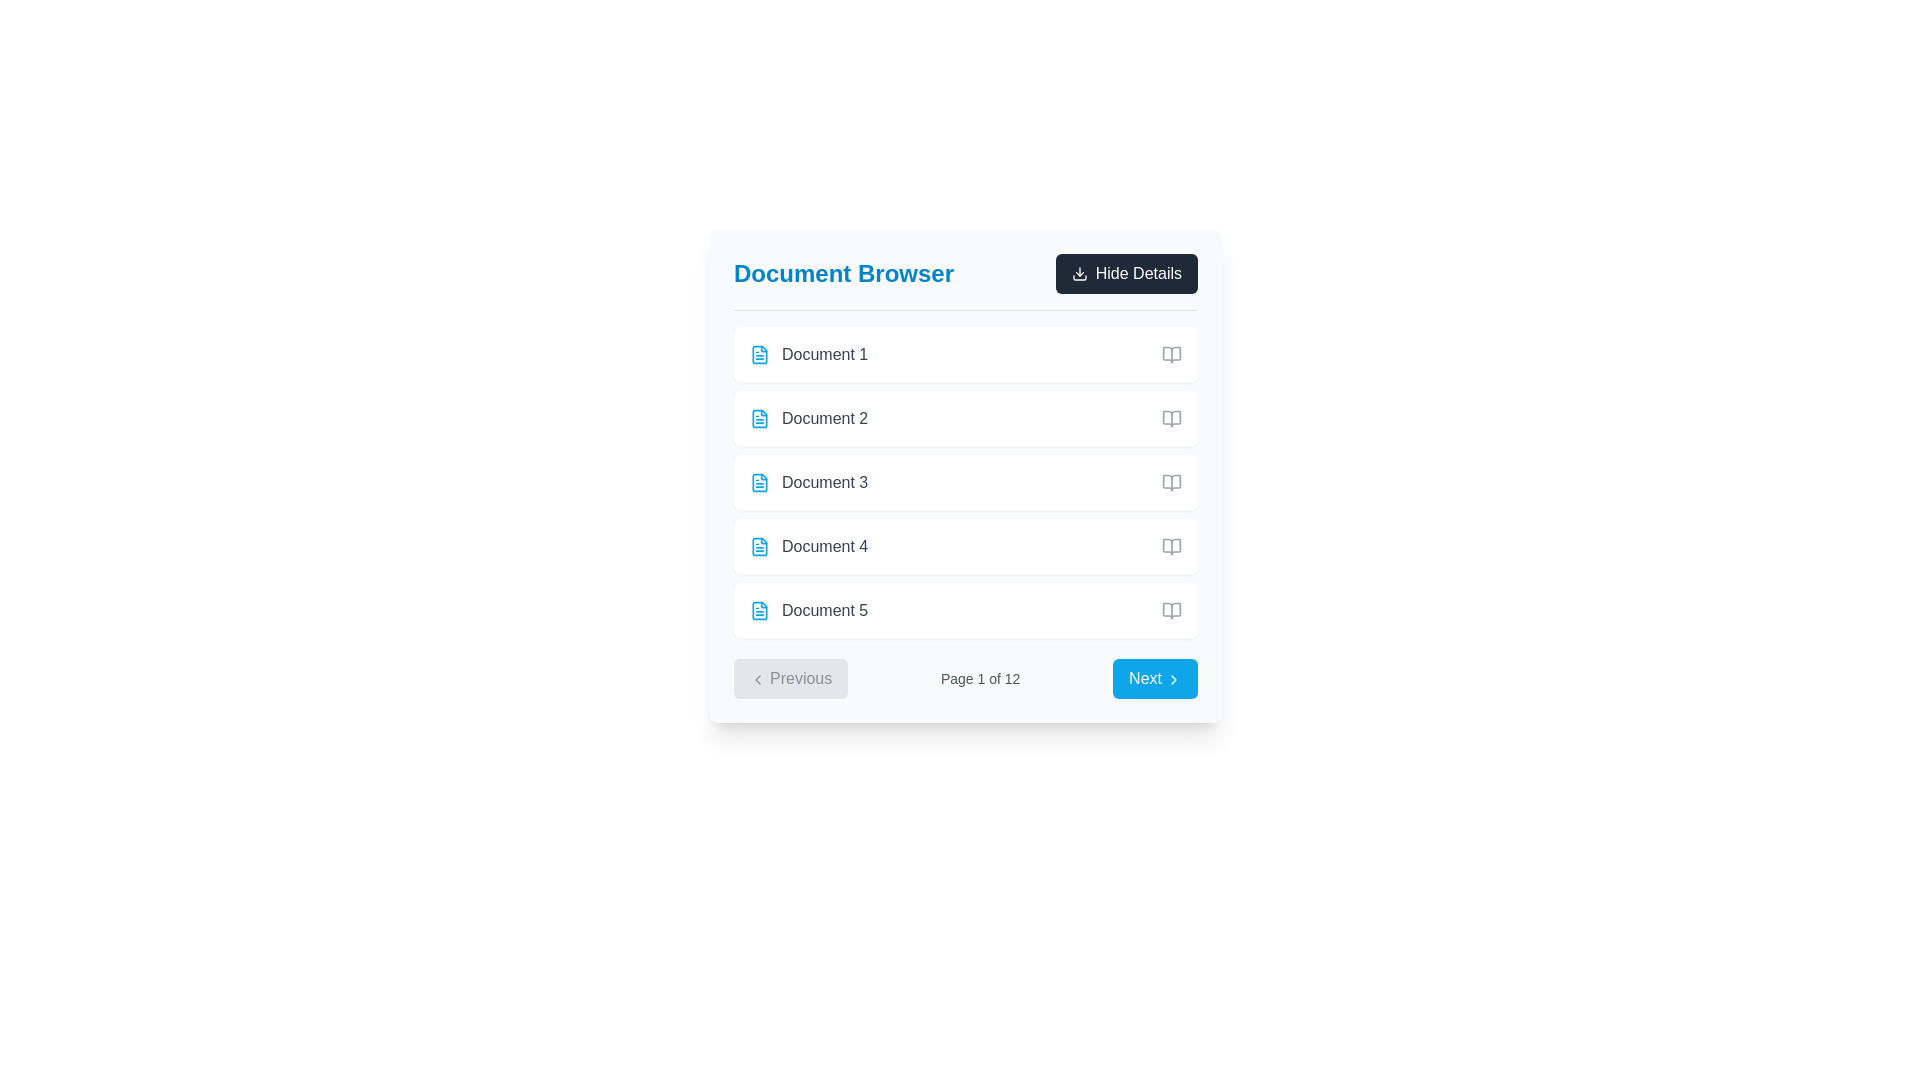 The height and width of the screenshot is (1080, 1920). I want to click on the third item, so click(965, 482).